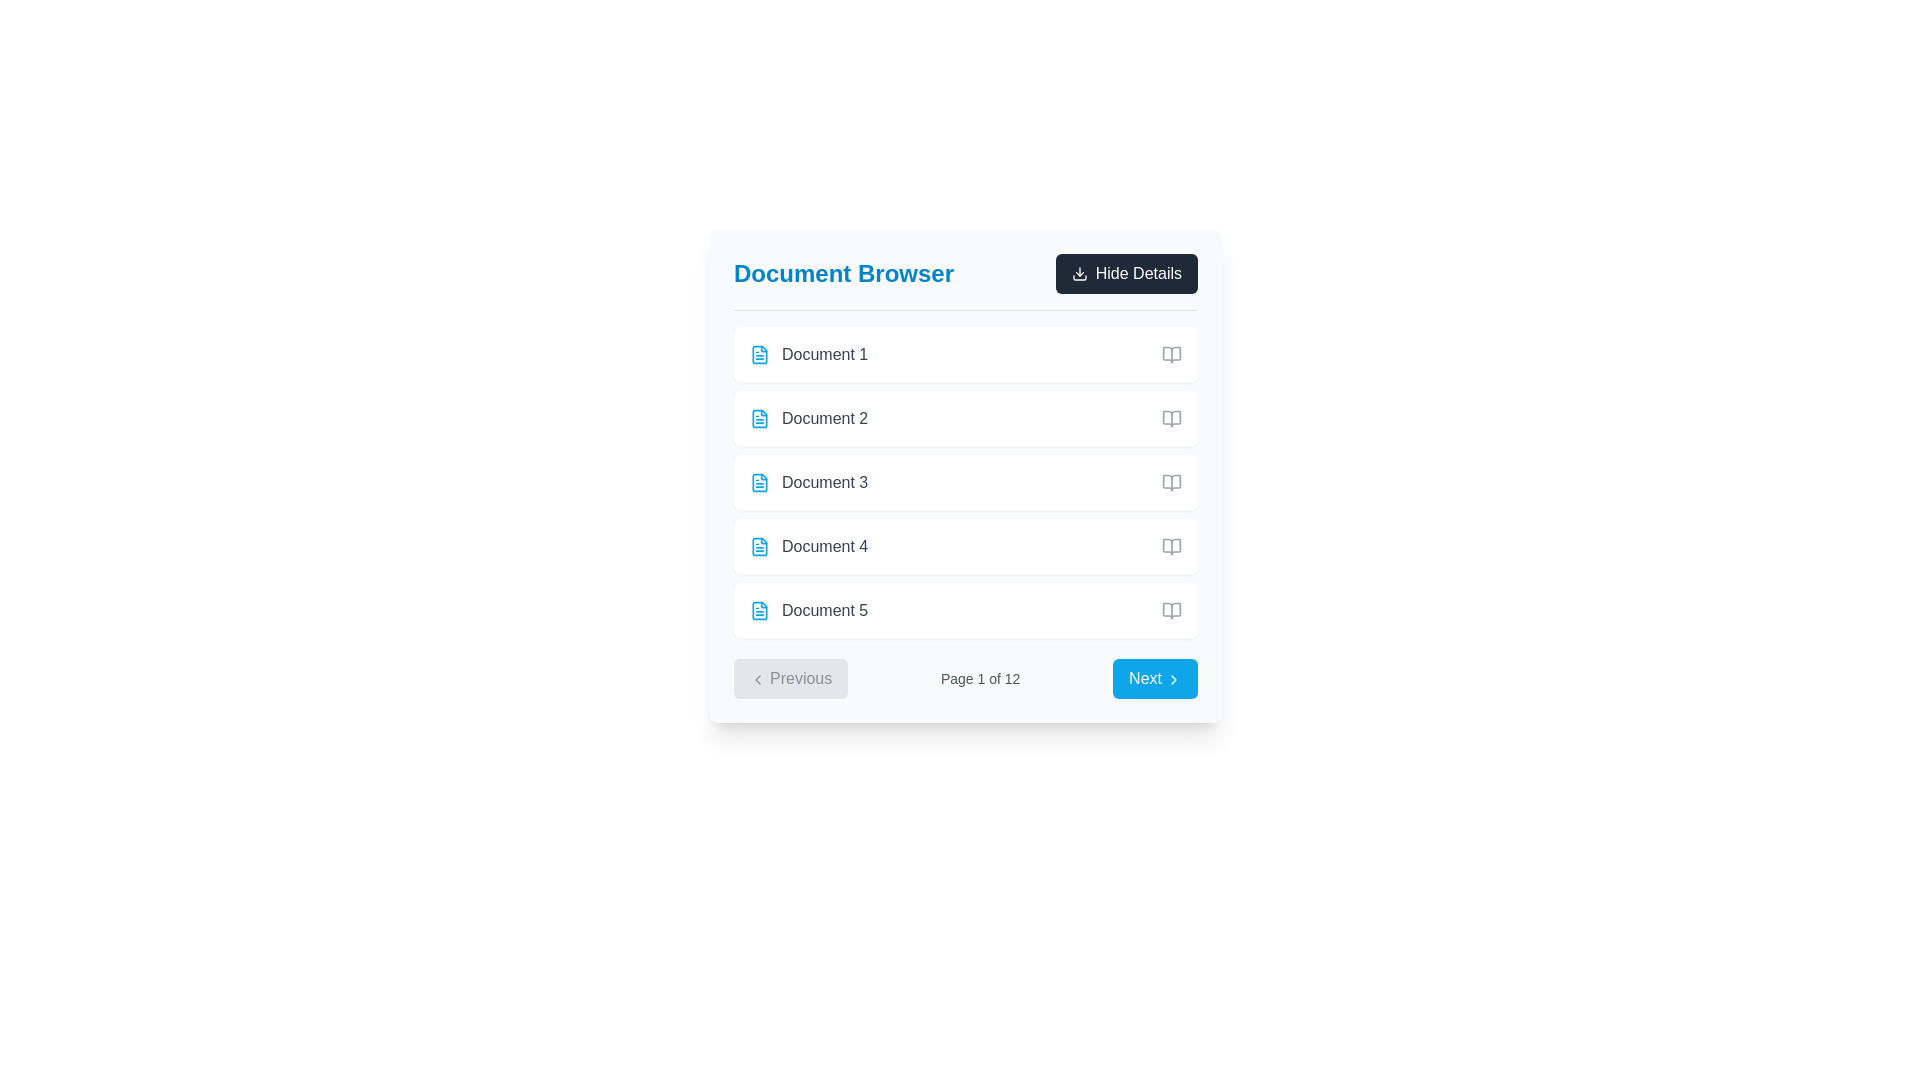 The height and width of the screenshot is (1080, 1920). I want to click on the third item, so click(965, 482).